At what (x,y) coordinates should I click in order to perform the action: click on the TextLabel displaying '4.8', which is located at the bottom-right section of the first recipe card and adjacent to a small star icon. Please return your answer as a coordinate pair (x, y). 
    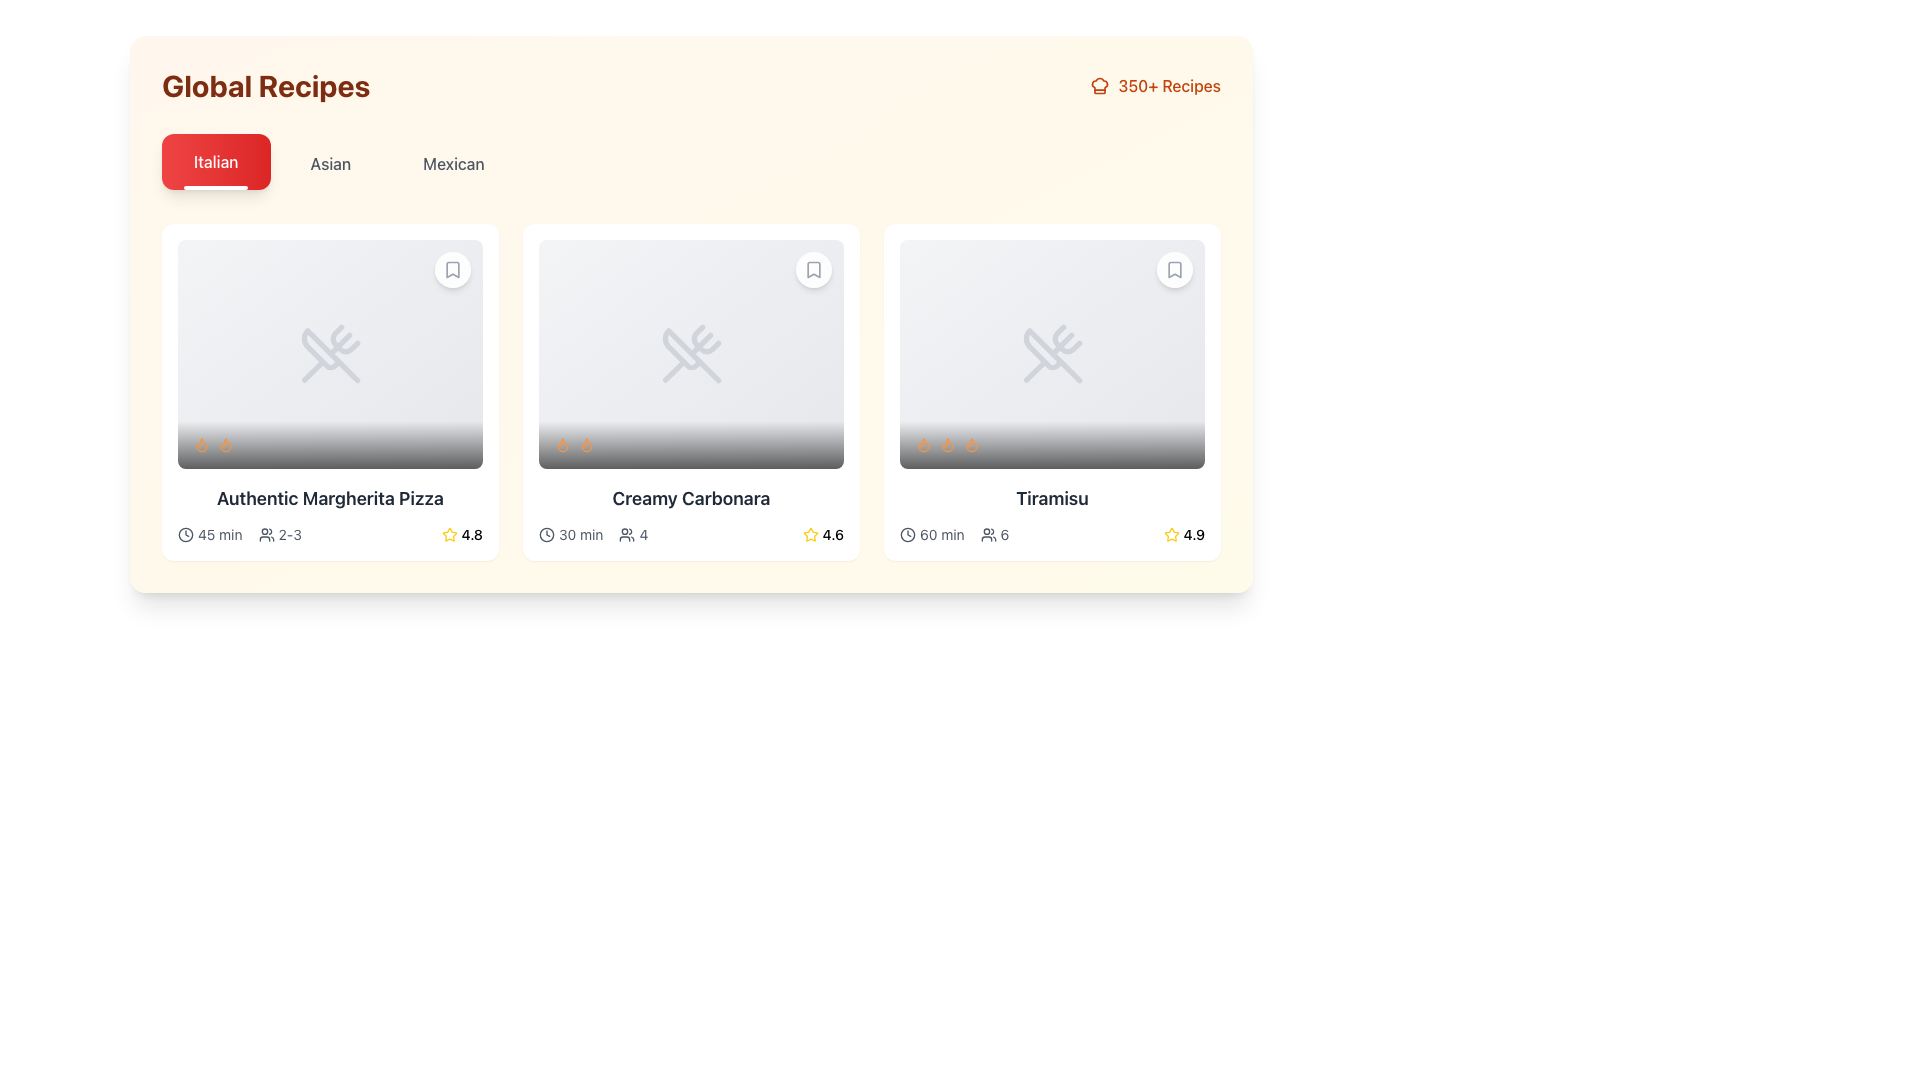
    Looking at the image, I should click on (471, 533).